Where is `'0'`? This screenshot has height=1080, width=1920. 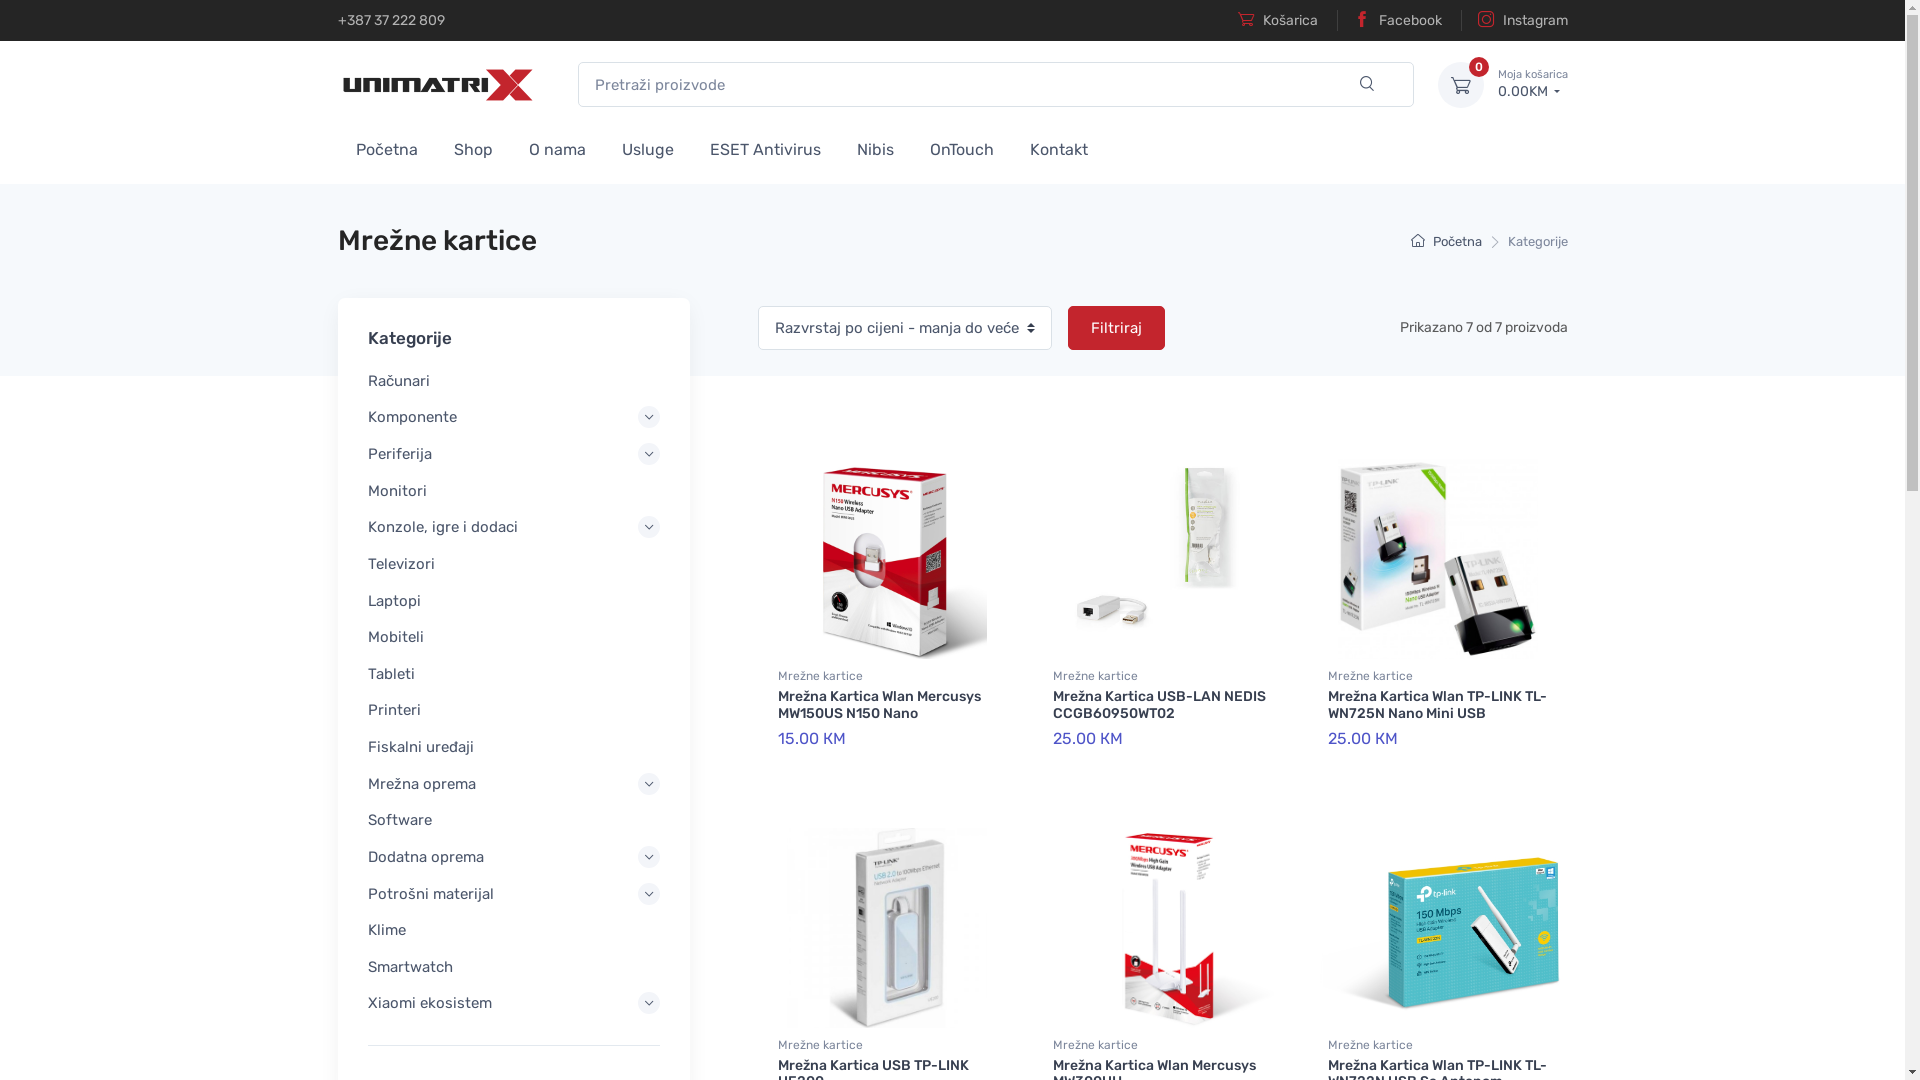 '0' is located at coordinates (1437, 83).